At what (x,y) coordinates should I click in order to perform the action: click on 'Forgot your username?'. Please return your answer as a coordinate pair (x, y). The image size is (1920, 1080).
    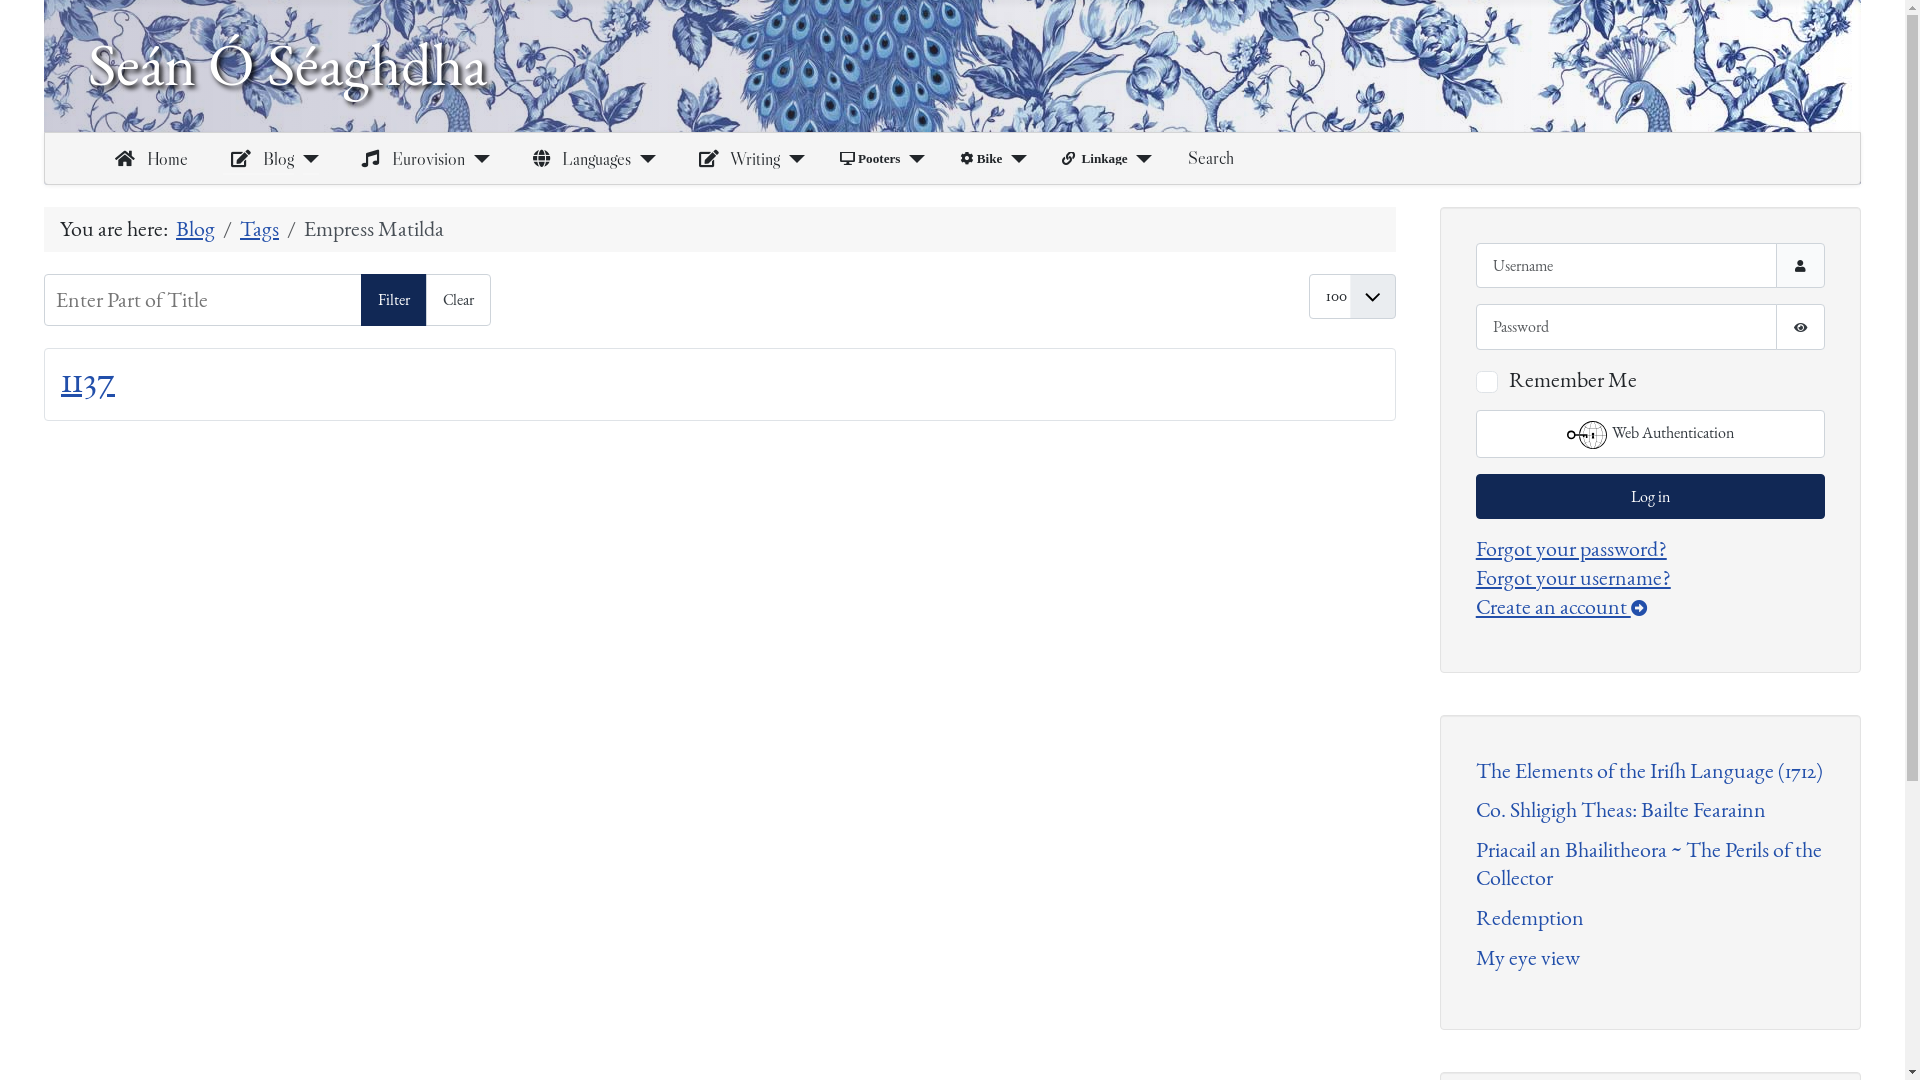
    Looking at the image, I should click on (1572, 578).